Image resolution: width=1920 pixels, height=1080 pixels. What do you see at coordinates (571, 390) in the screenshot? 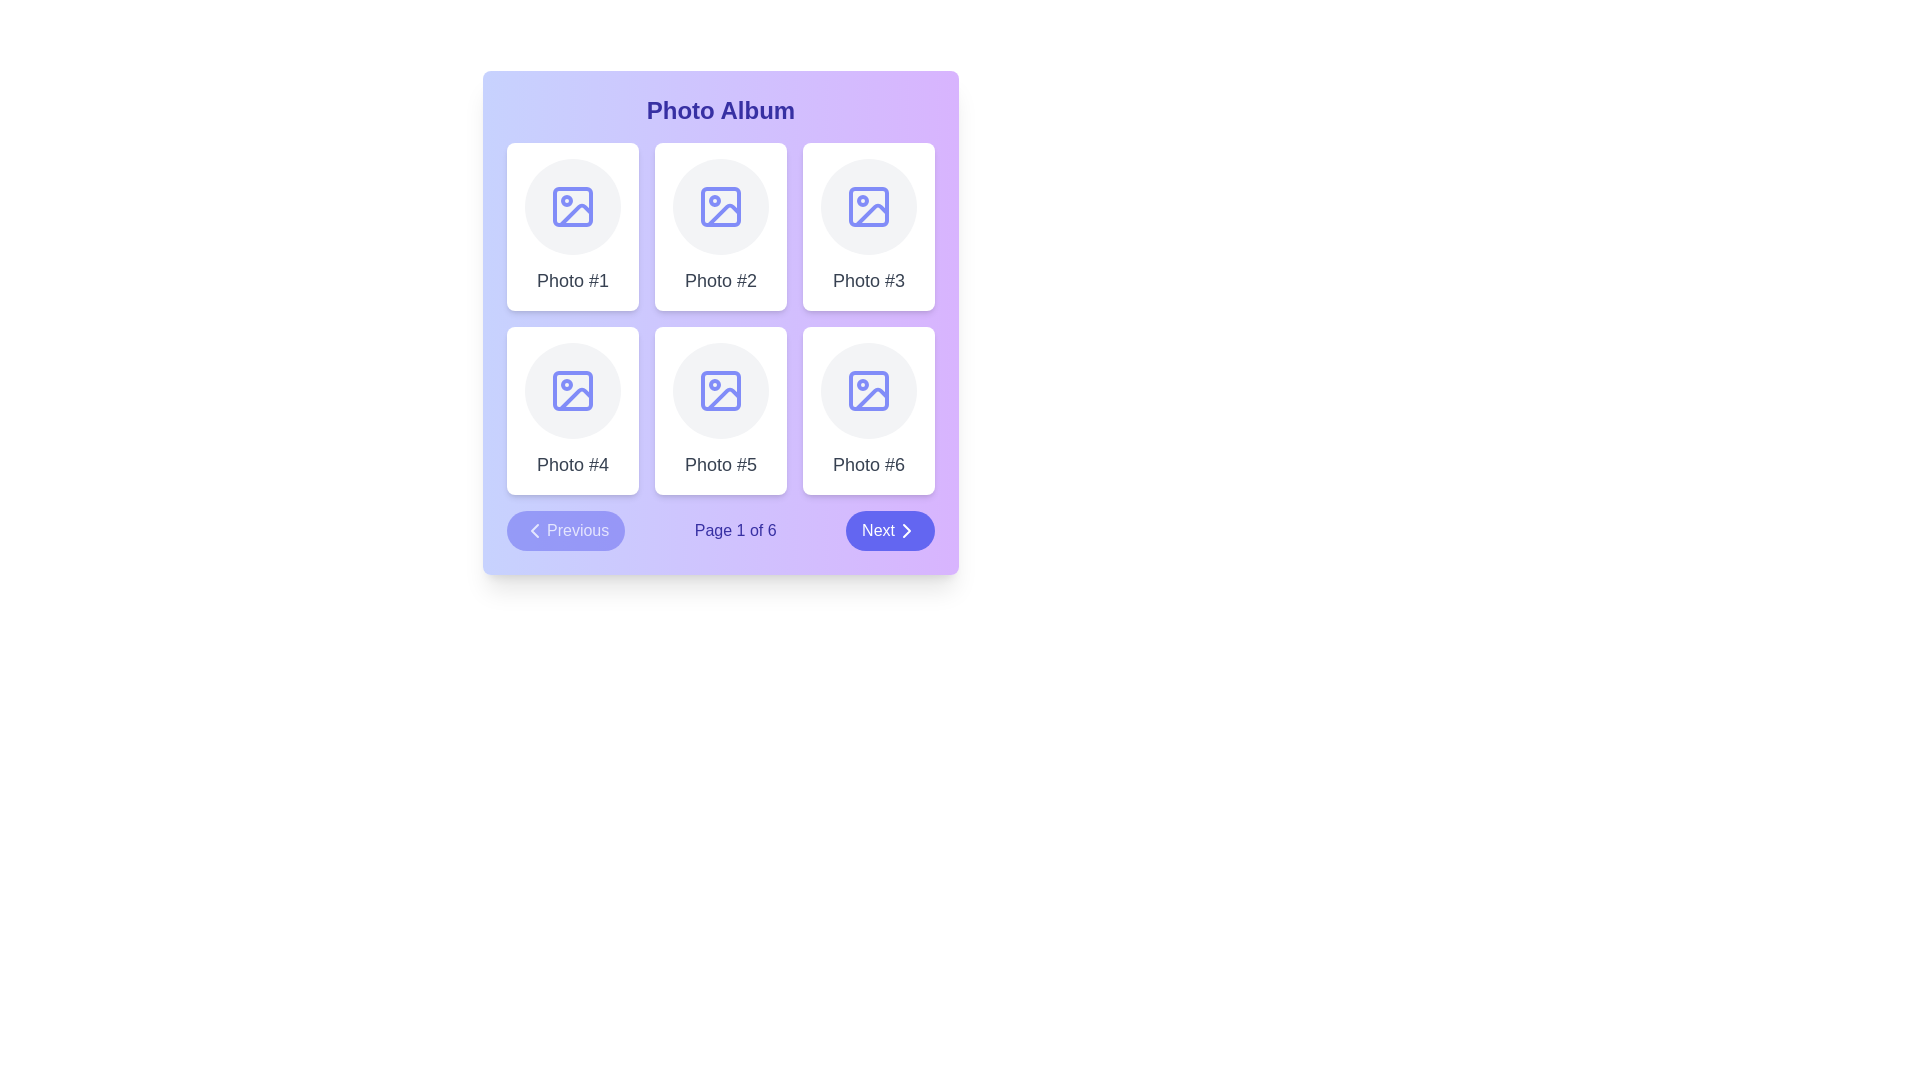
I see `the Icon placeholder located in the center of the second row under the label 'Photo #4'` at bounding box center [571, 390].